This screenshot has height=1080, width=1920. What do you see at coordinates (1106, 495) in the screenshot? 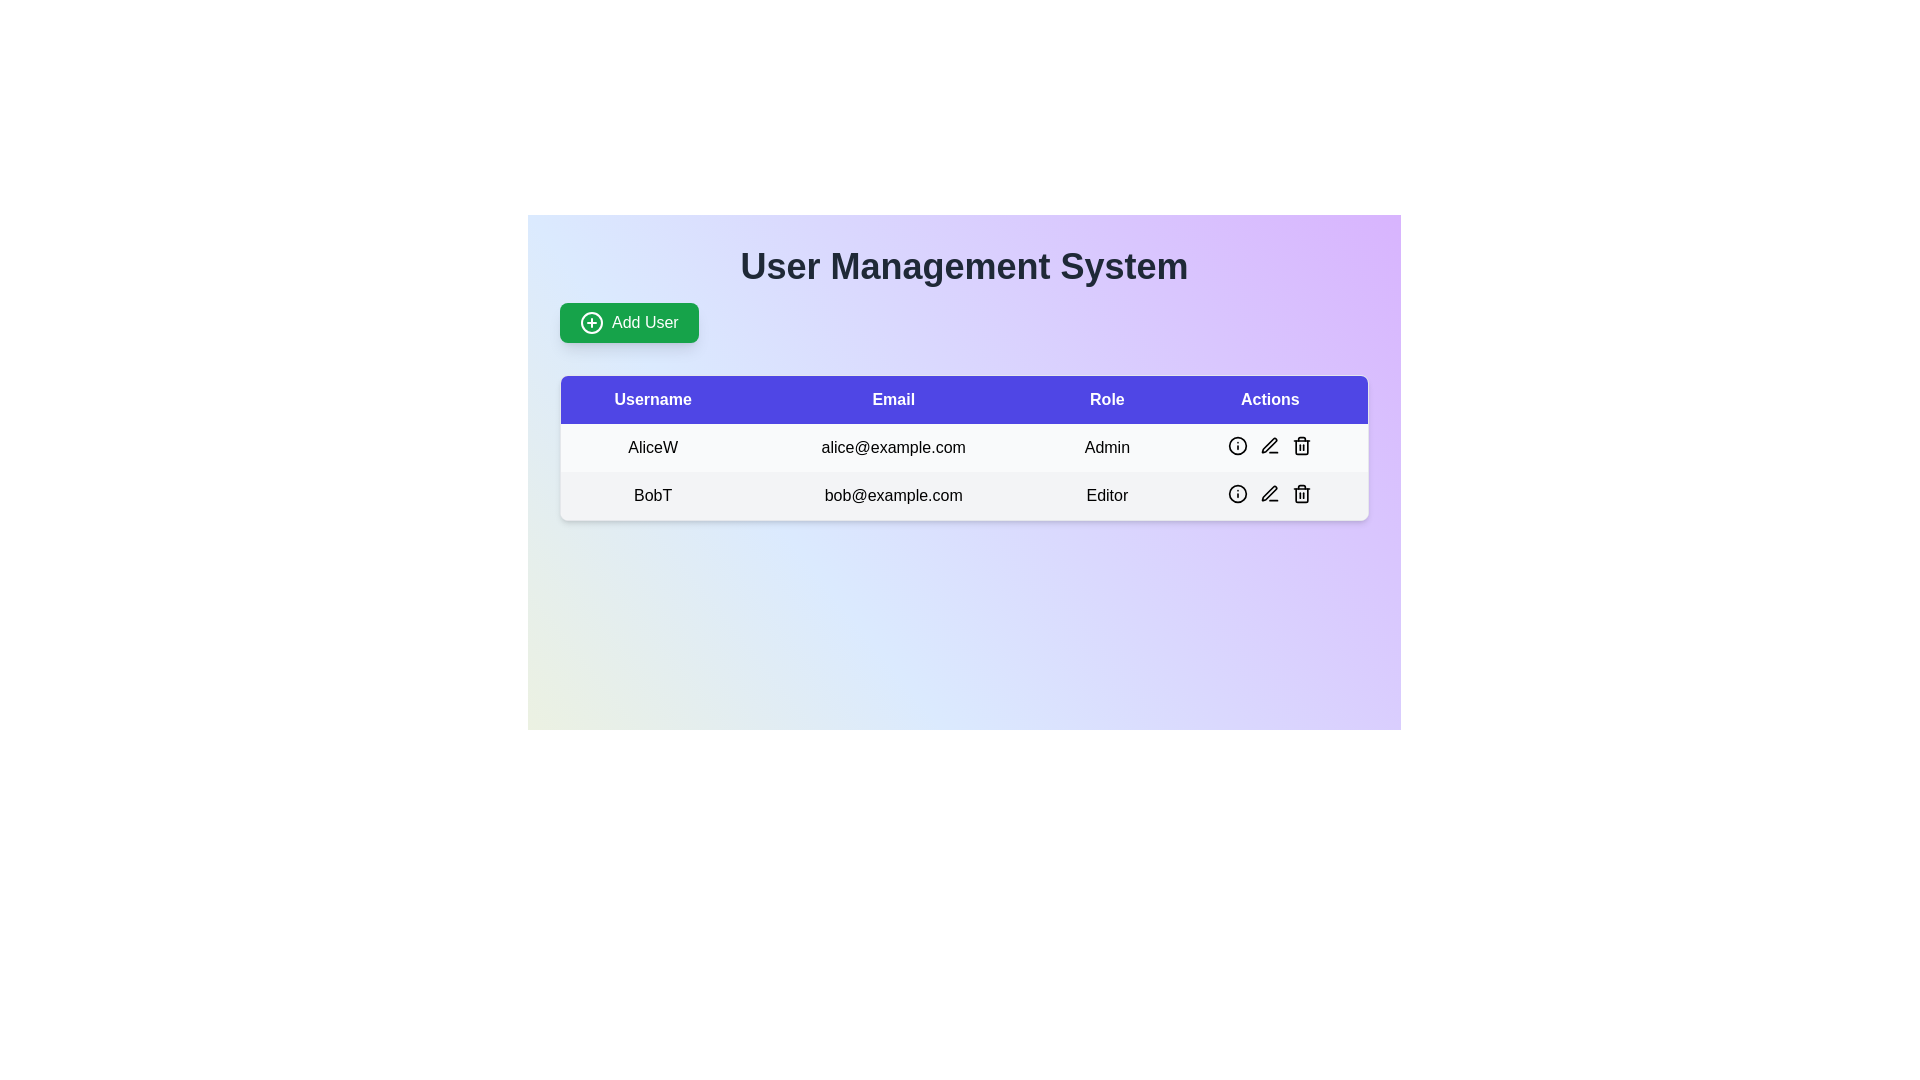
I see `the 'Editor' text label in the third column of the second row of the table to trigger a tooltip or highlight` at bounding box center [1106, 495].